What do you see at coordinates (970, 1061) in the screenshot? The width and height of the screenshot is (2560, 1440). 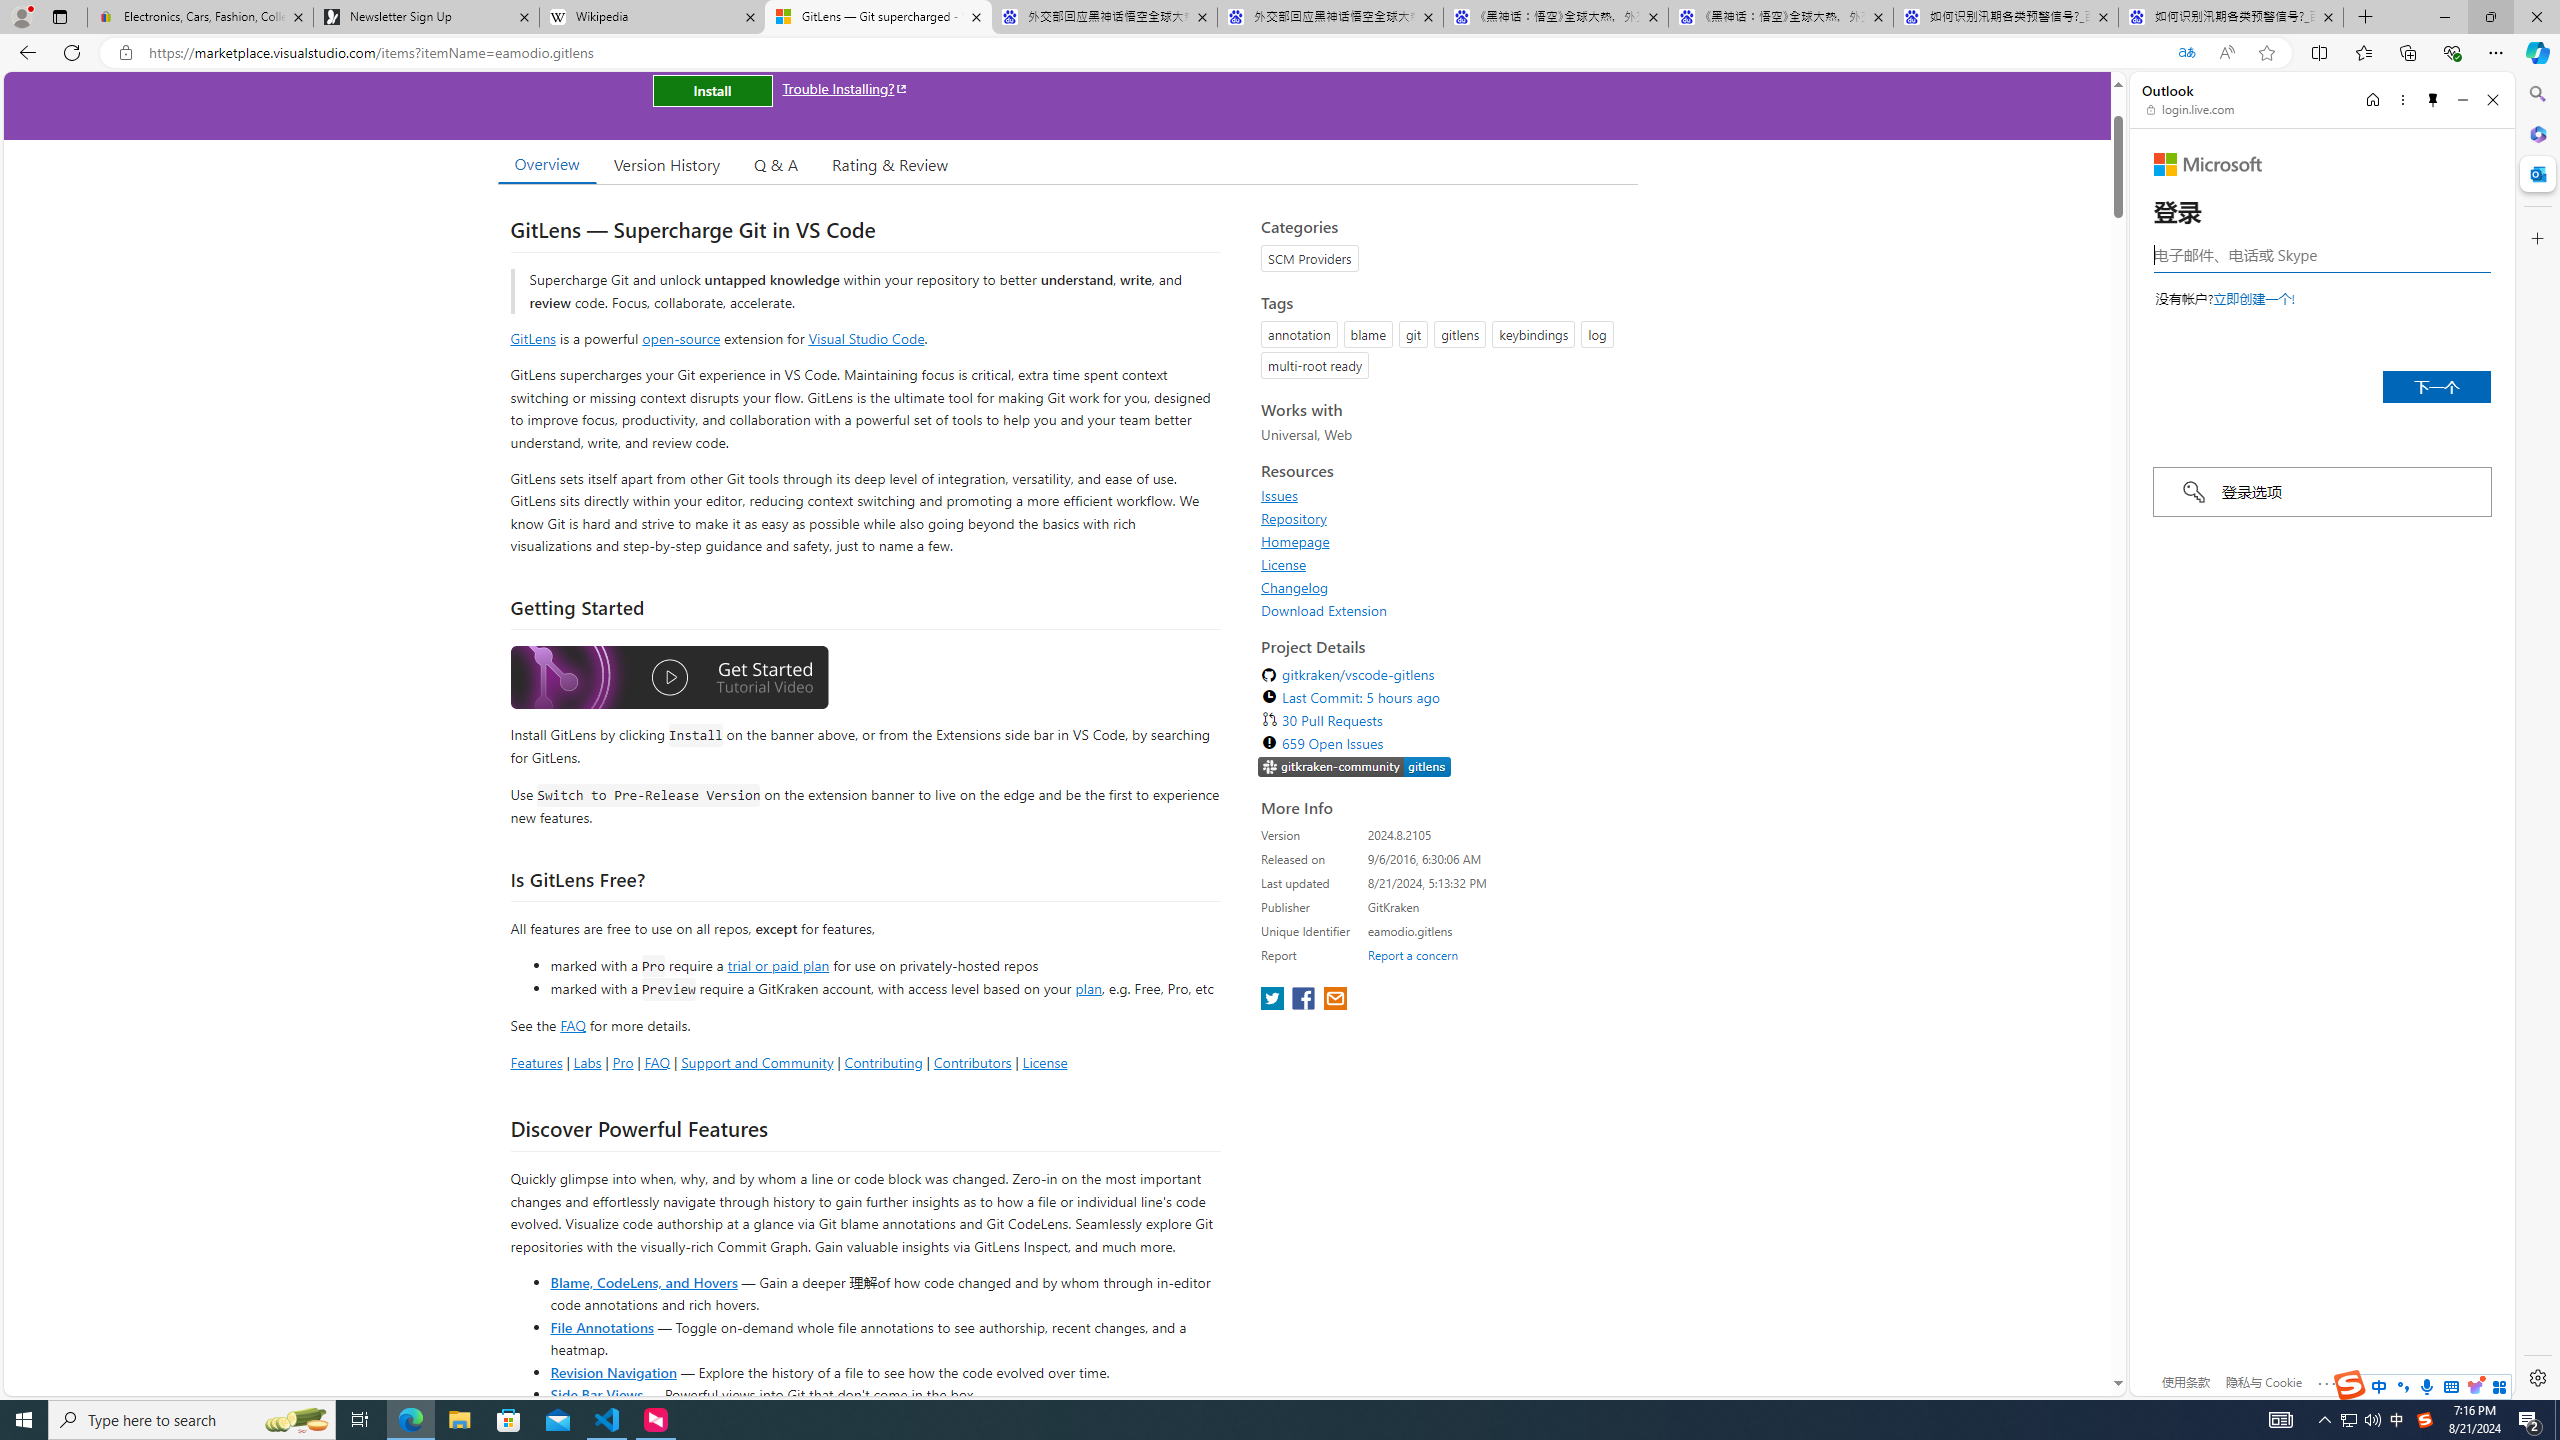 I see `'Contributors'` at bounding box center [970, 1061].